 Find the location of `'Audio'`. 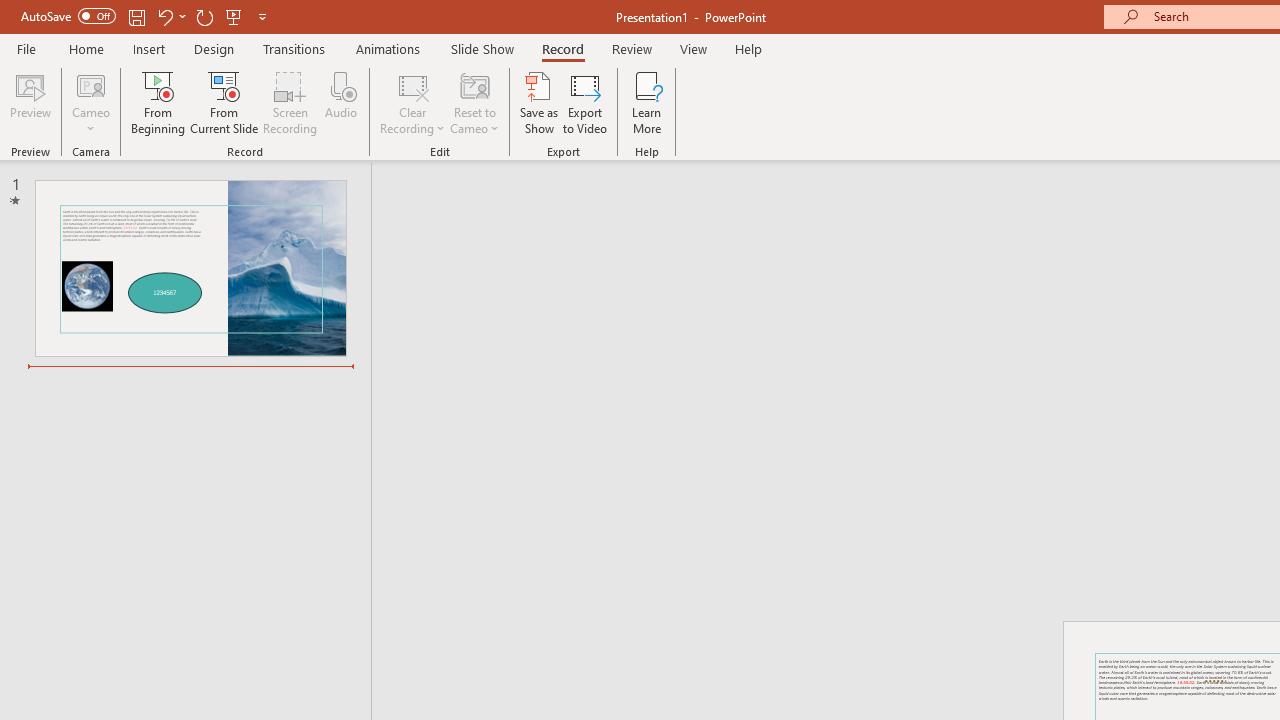

'Audio' is located at coordinates (341, 103).